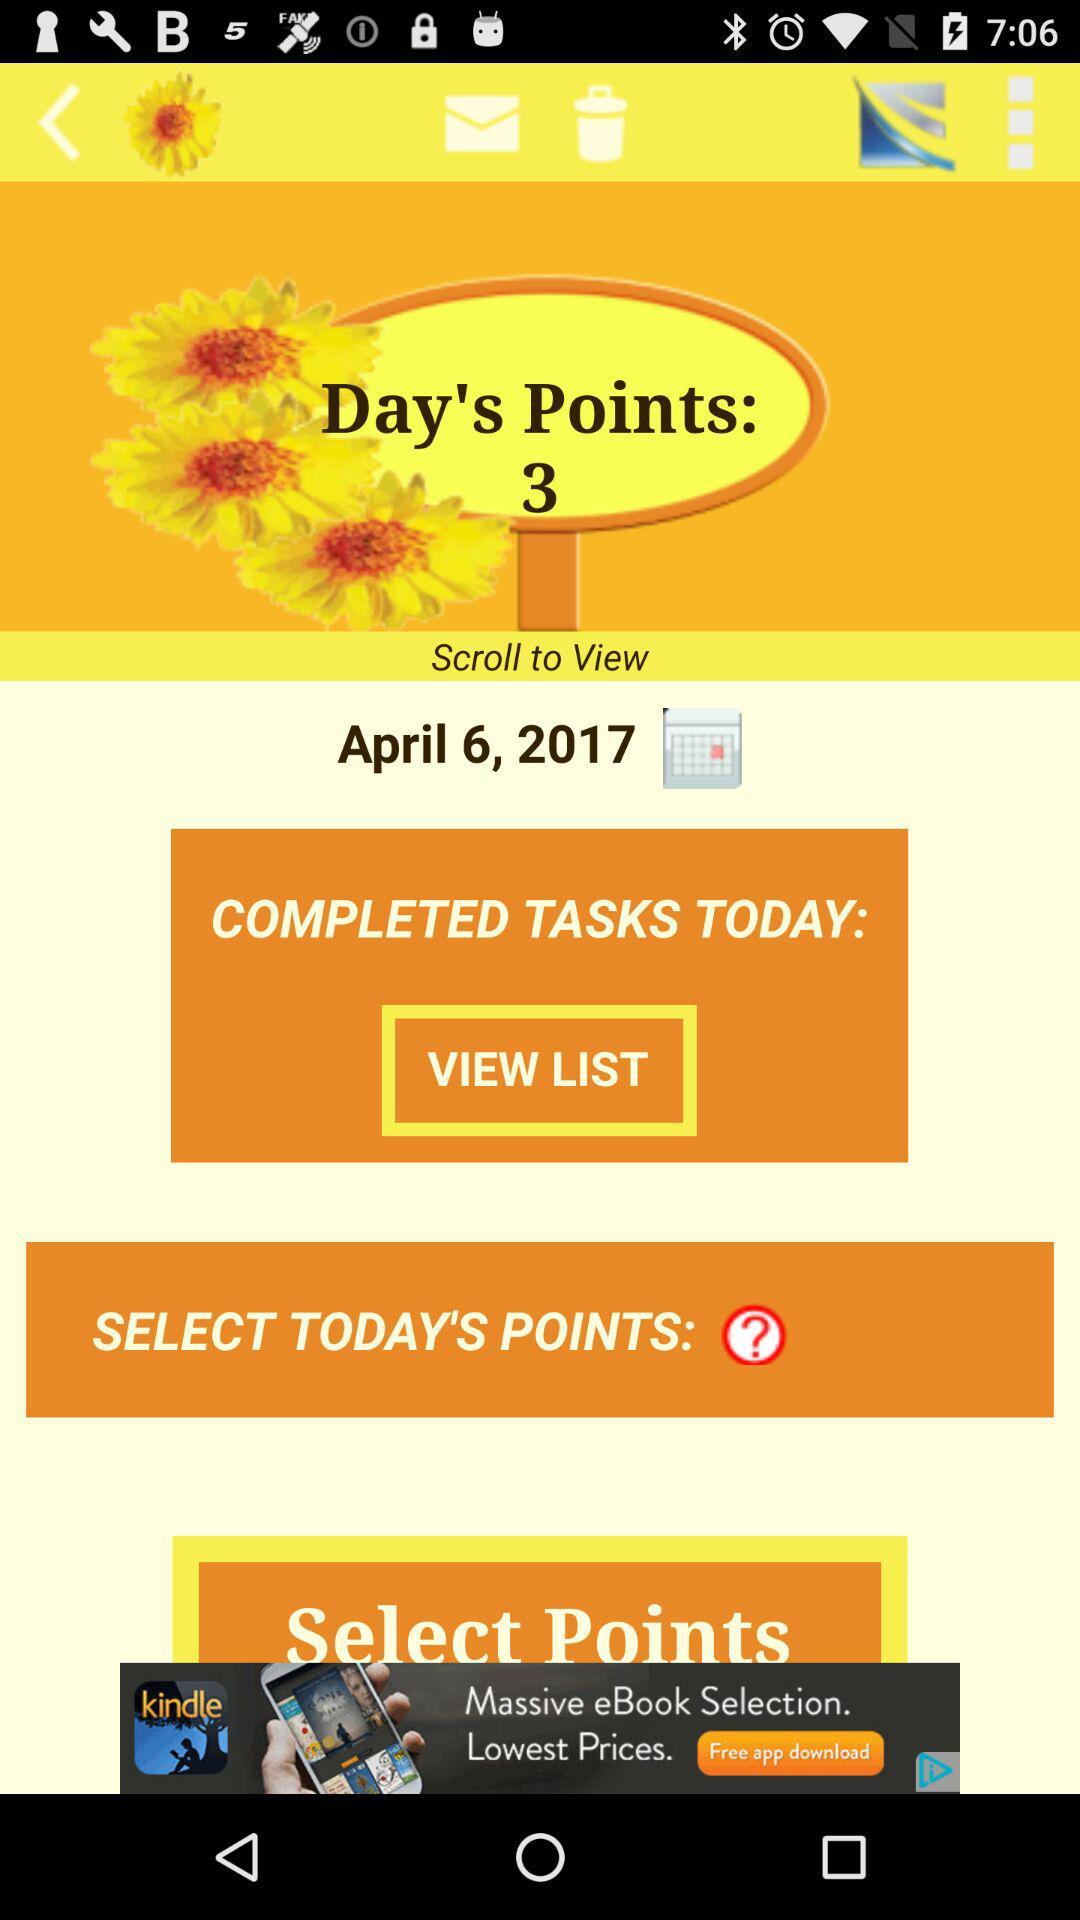 This screenshot has height=1920, width=1080. What do you see at coordinates (538, 1069) in the screenshot?
I see `item above the select today s item` at bounding box center [538, 1069].